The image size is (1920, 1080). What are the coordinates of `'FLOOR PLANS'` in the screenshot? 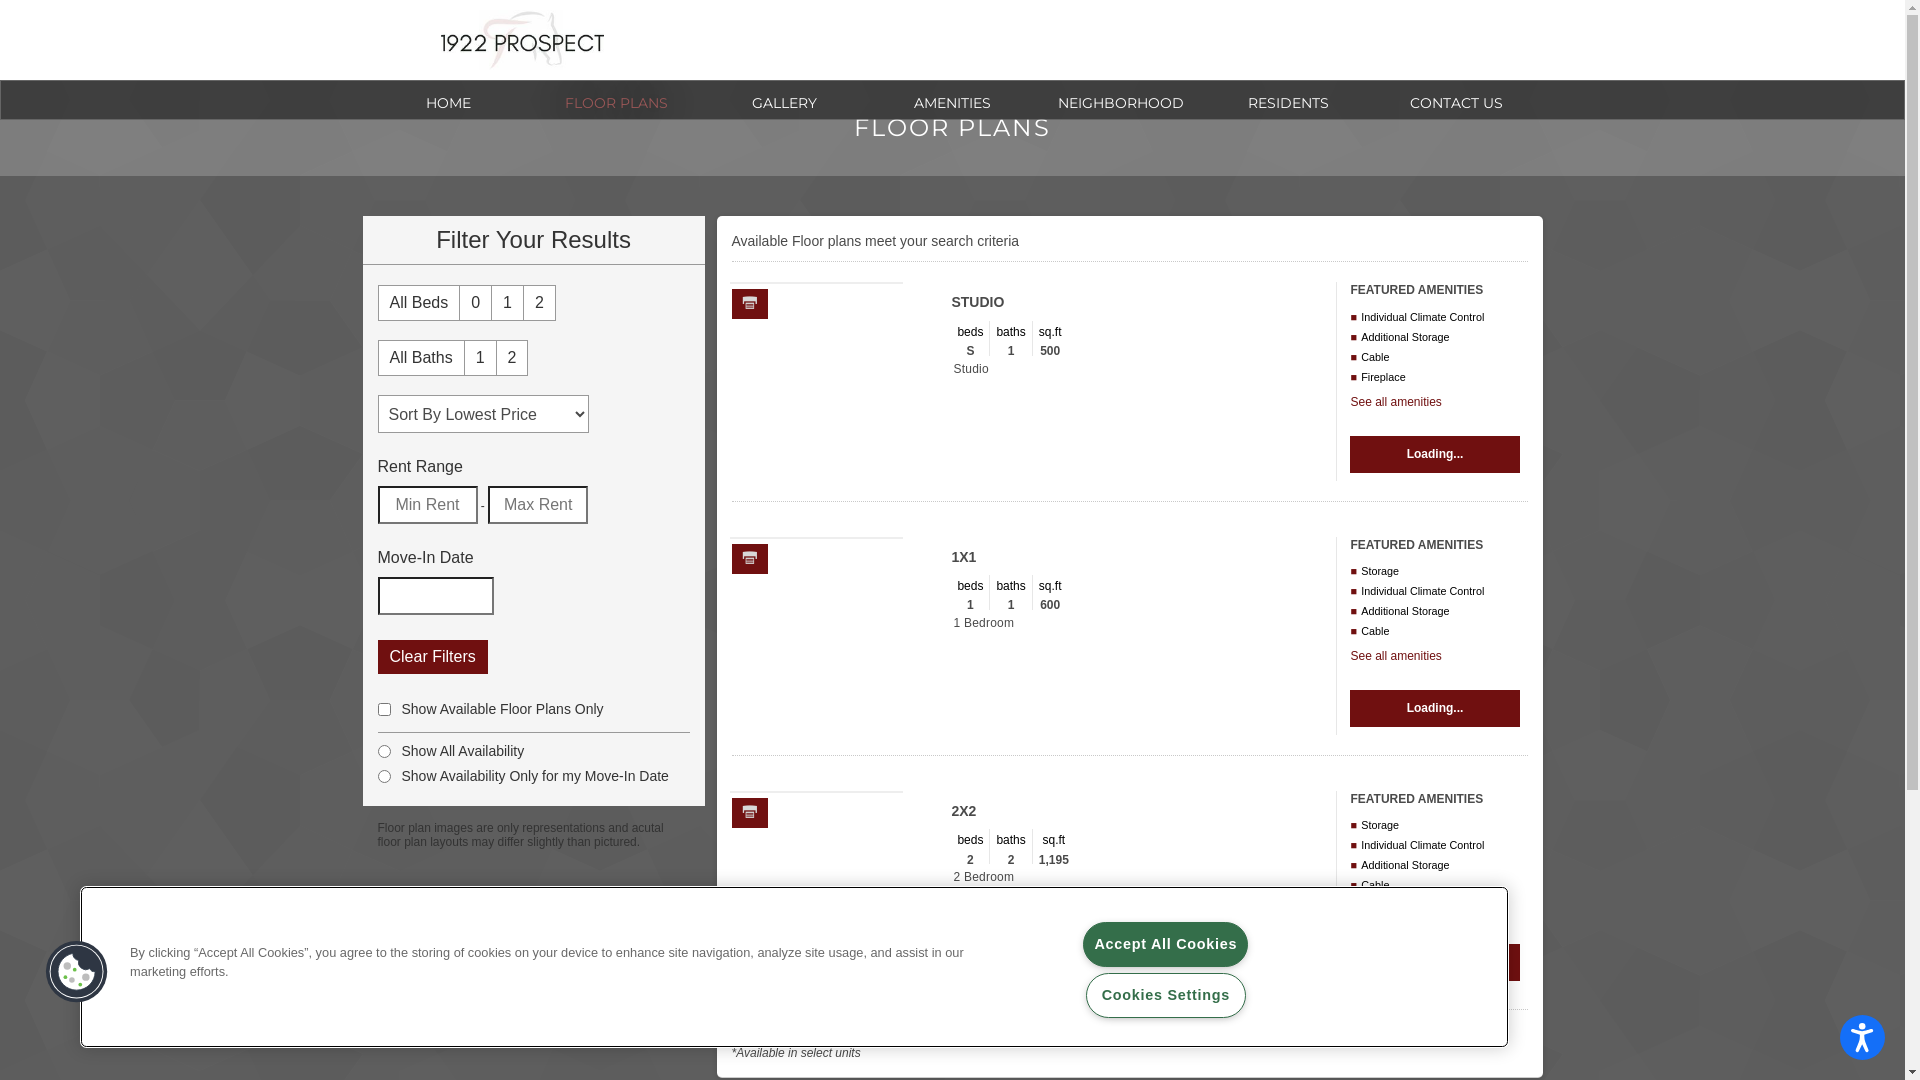 It's located at (532, 100).